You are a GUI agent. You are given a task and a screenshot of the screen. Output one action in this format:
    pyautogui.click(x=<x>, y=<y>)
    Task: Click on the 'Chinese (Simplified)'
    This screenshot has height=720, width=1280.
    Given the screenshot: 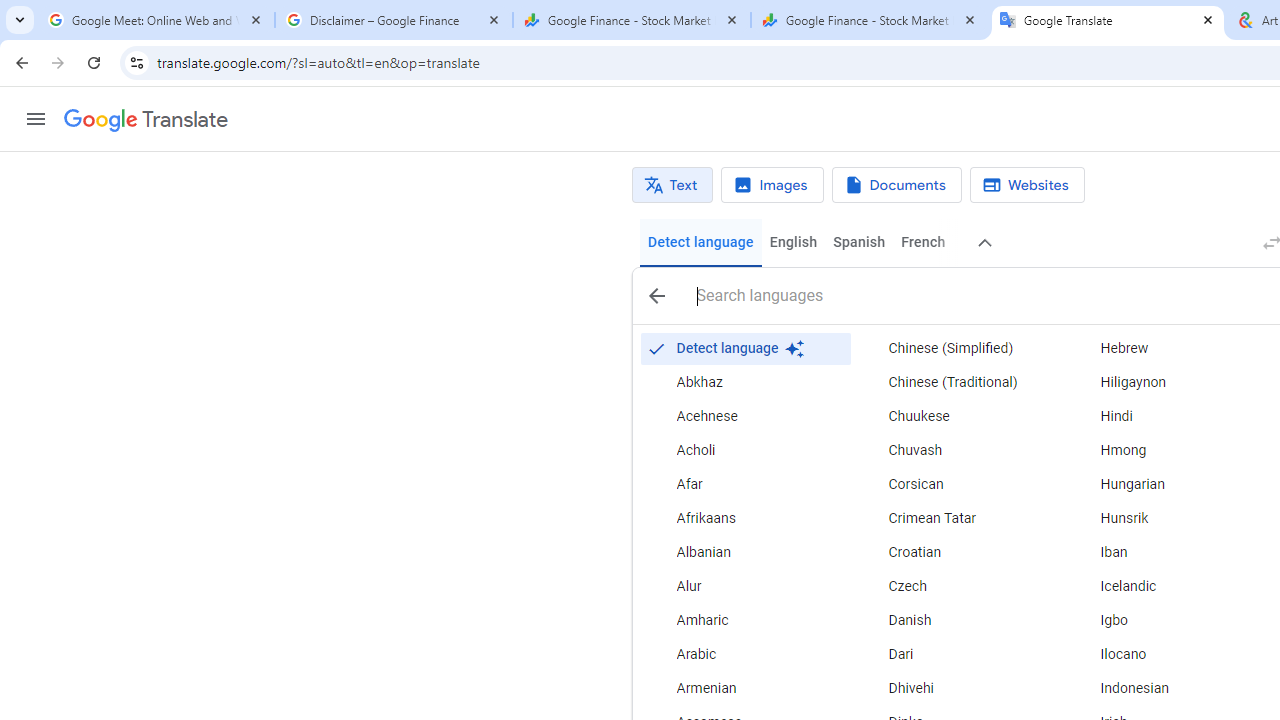 What is the action you would take?
    pyautogui.click(x=956, y=347)
    